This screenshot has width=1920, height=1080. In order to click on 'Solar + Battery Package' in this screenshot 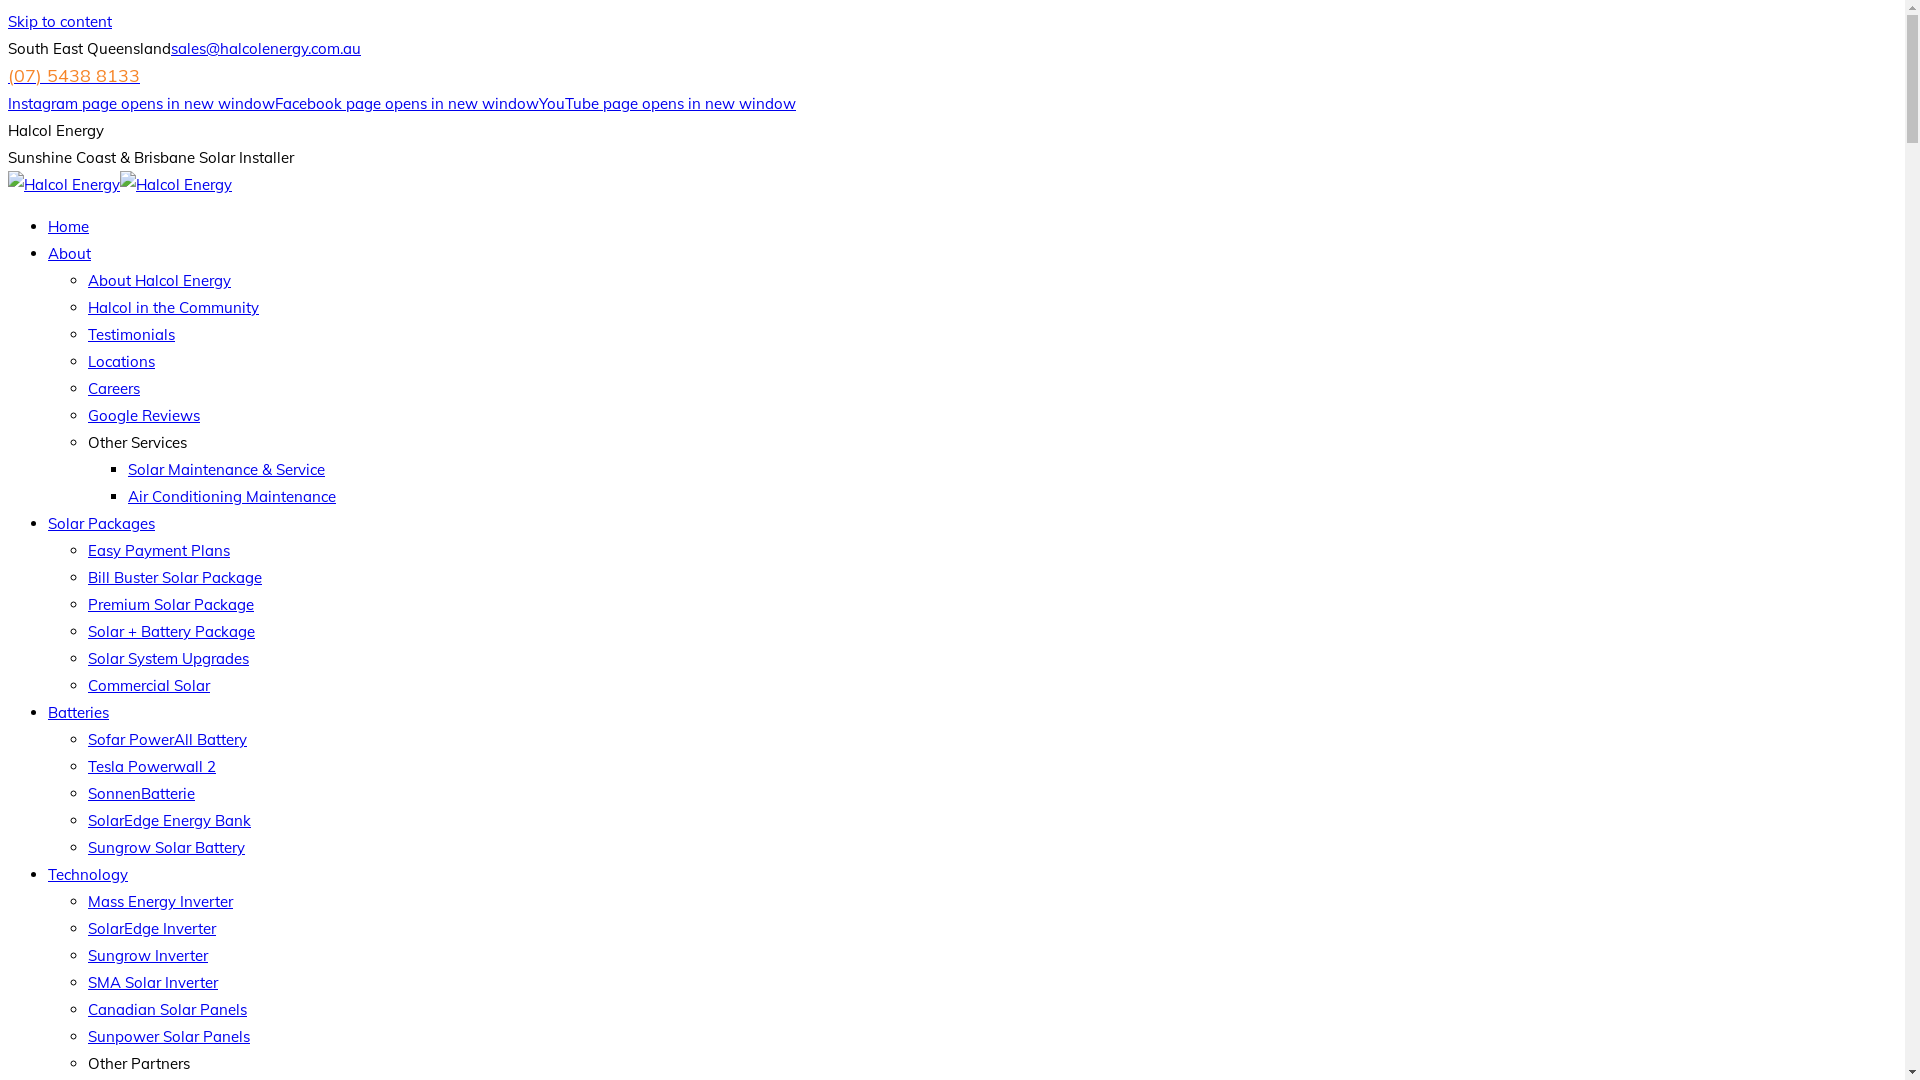, I will do `click(86, 631)`.